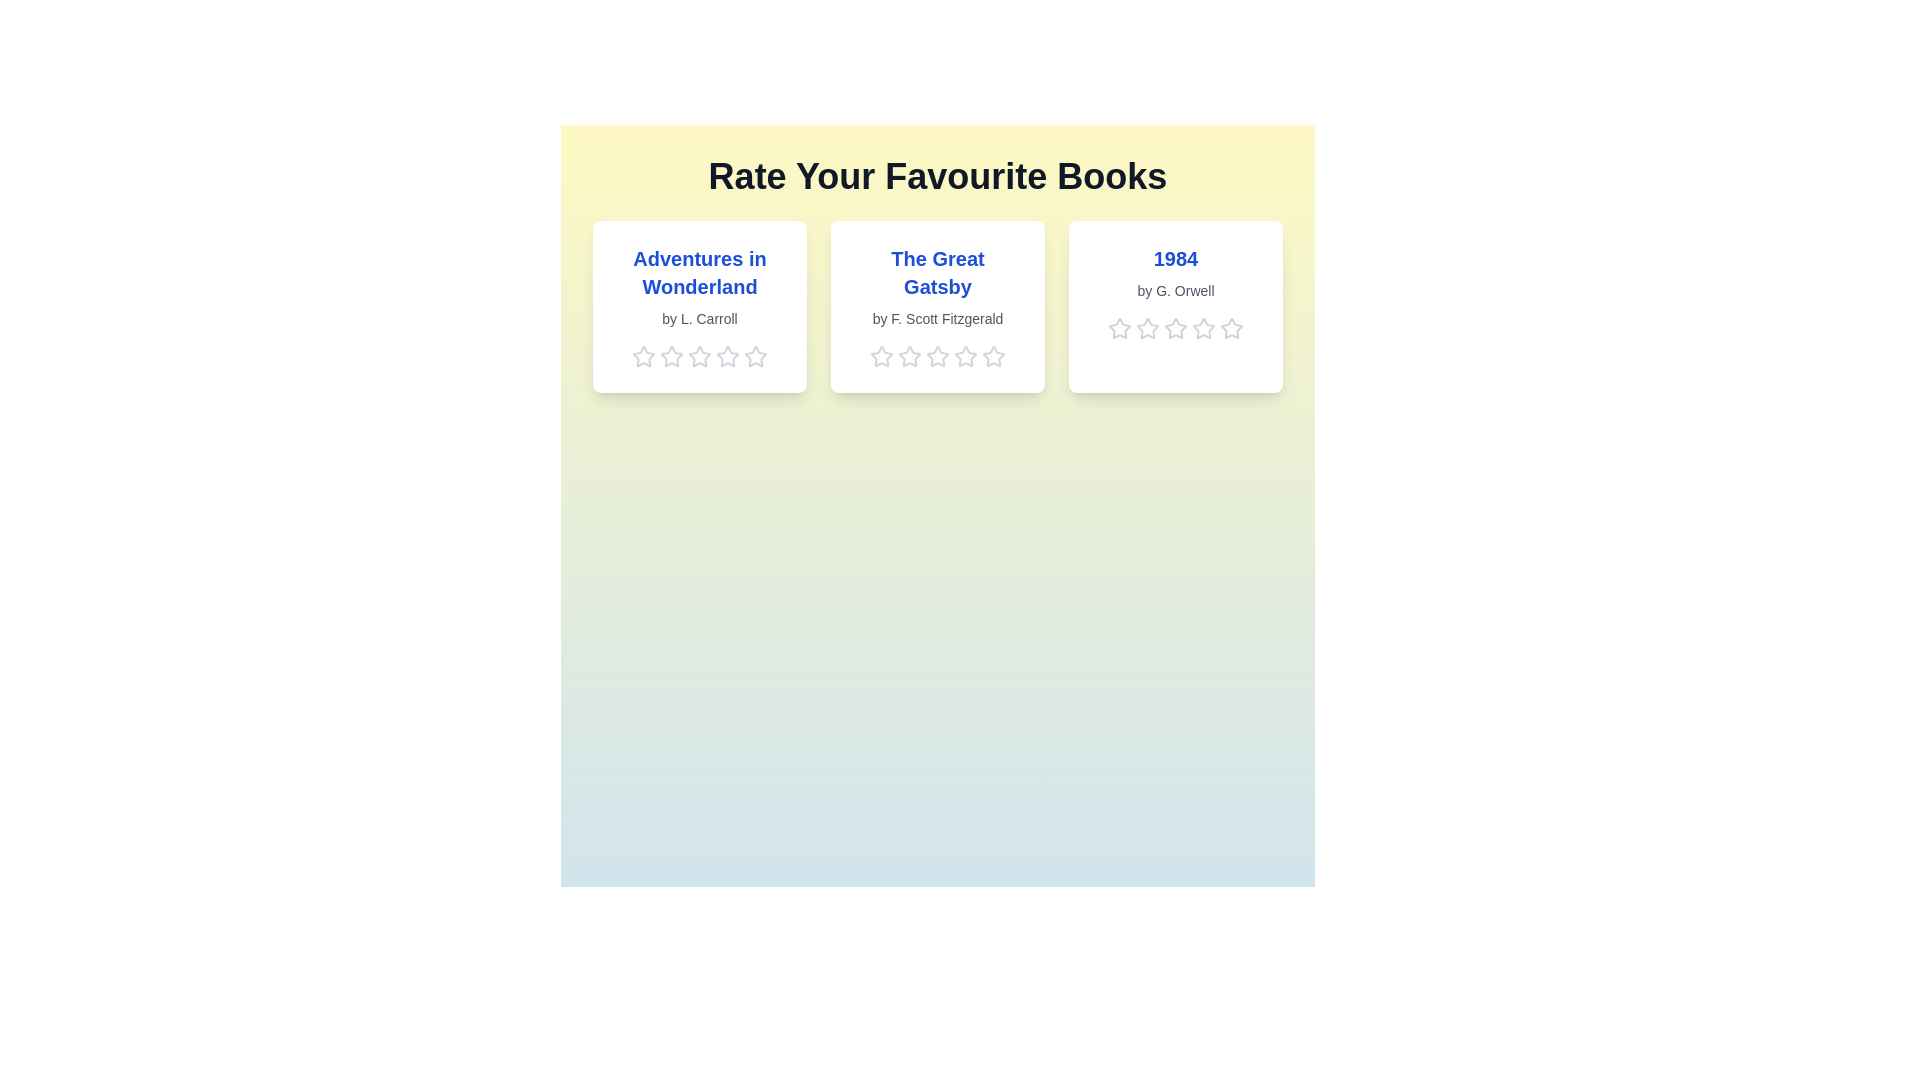 This screenshot has height=1080, width=1920. Describe the element at coordinates (936, 356) in the screenshot. I see `the 3 star for the book titled 'The Great Gatsby'` at that location.